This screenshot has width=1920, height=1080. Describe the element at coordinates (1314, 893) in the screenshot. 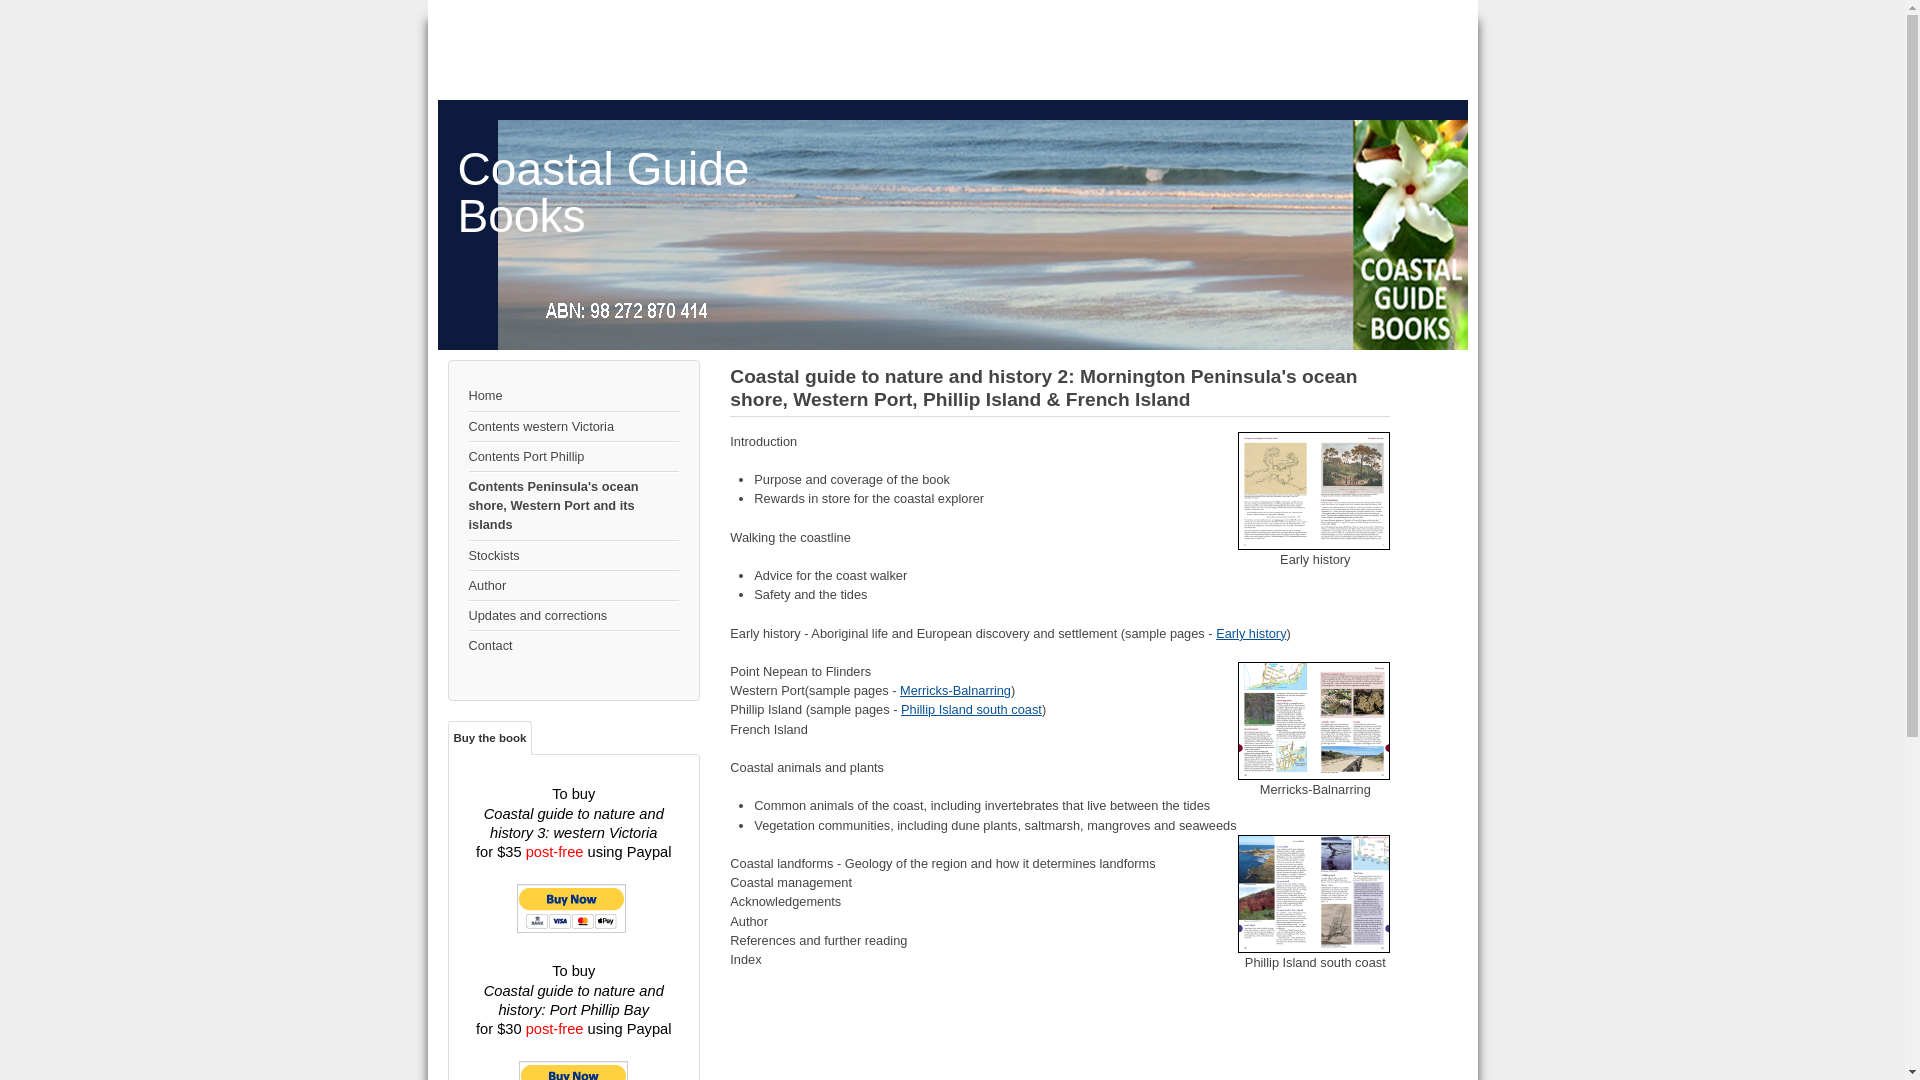

I see `'Phillip Island south coast'` at that location.